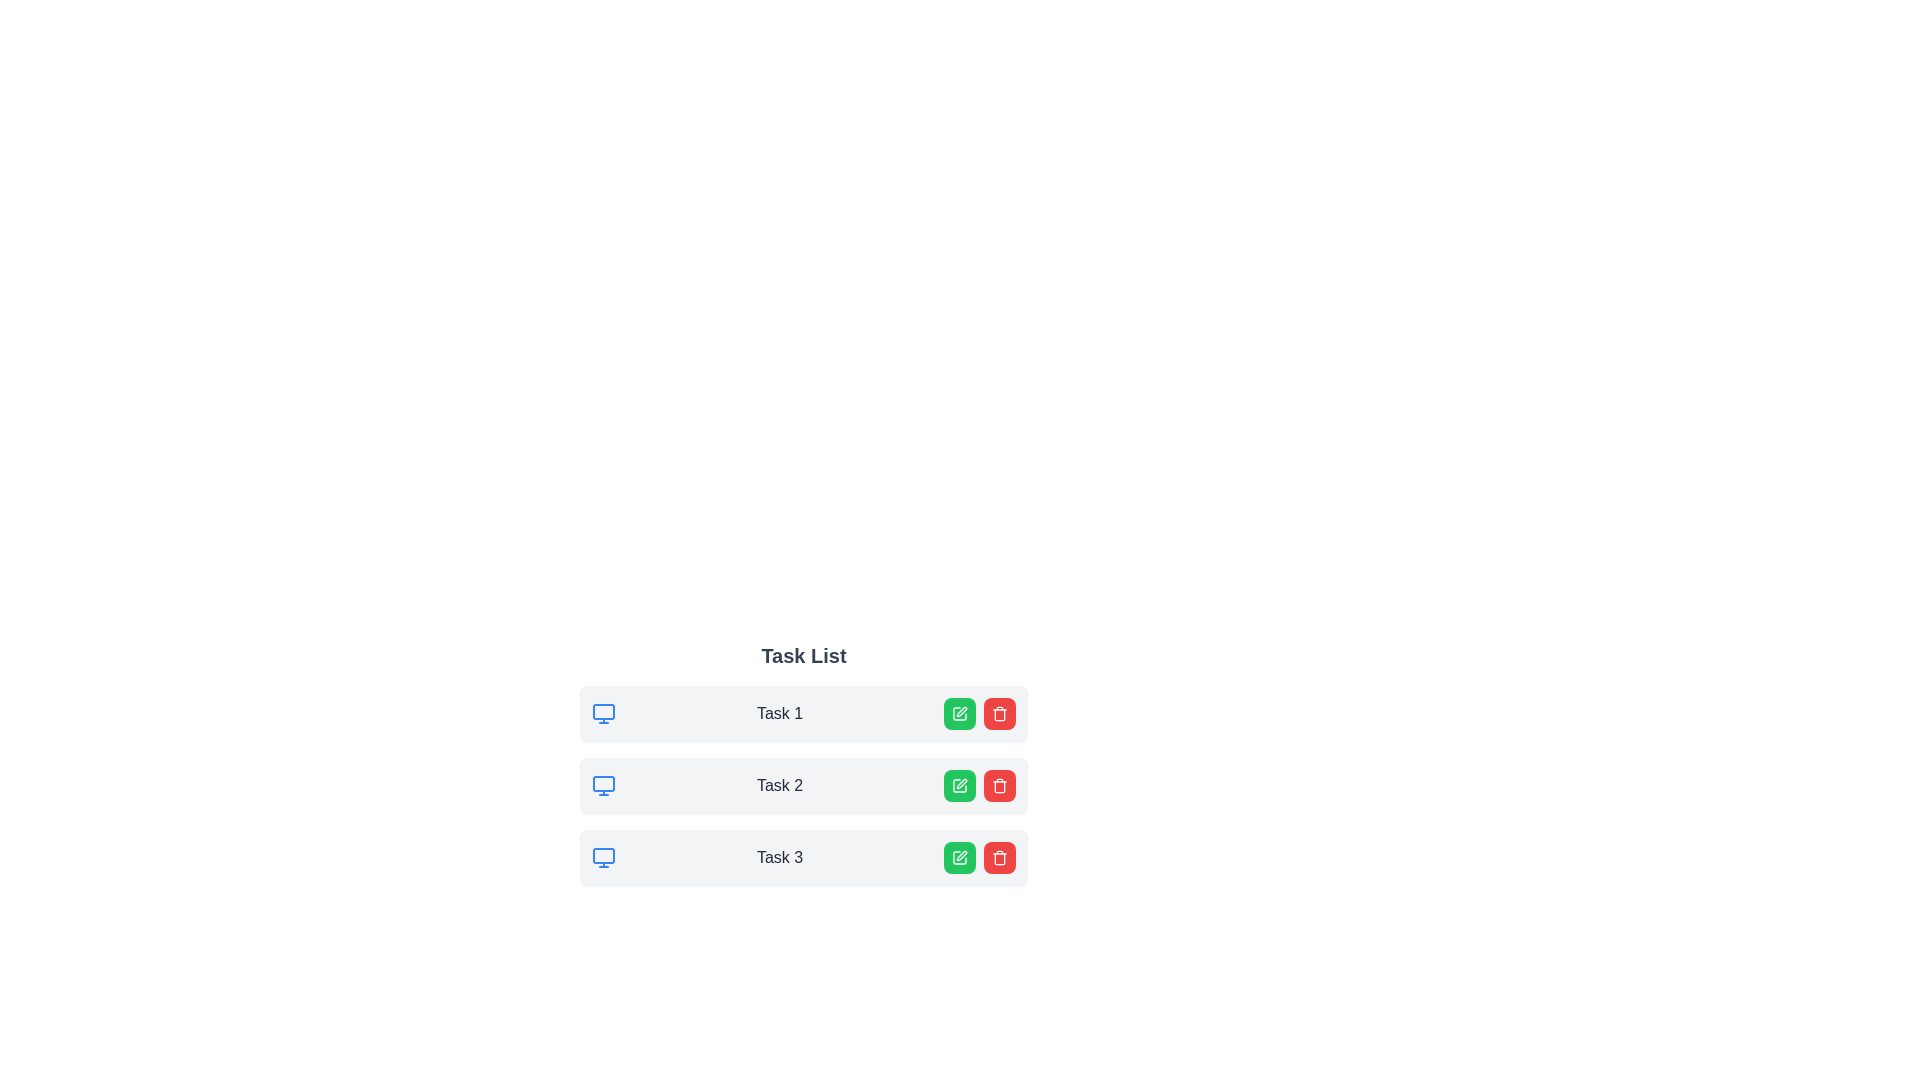 The width and height of the screenshot is (1920, 1080). Describe the element at coordinates (961, 711) in the screenshot. I see `the edit icon button located in the first row of the task list interface, to the far right beside the delete icon, aligned with the task name 'Task 1'` at that location.